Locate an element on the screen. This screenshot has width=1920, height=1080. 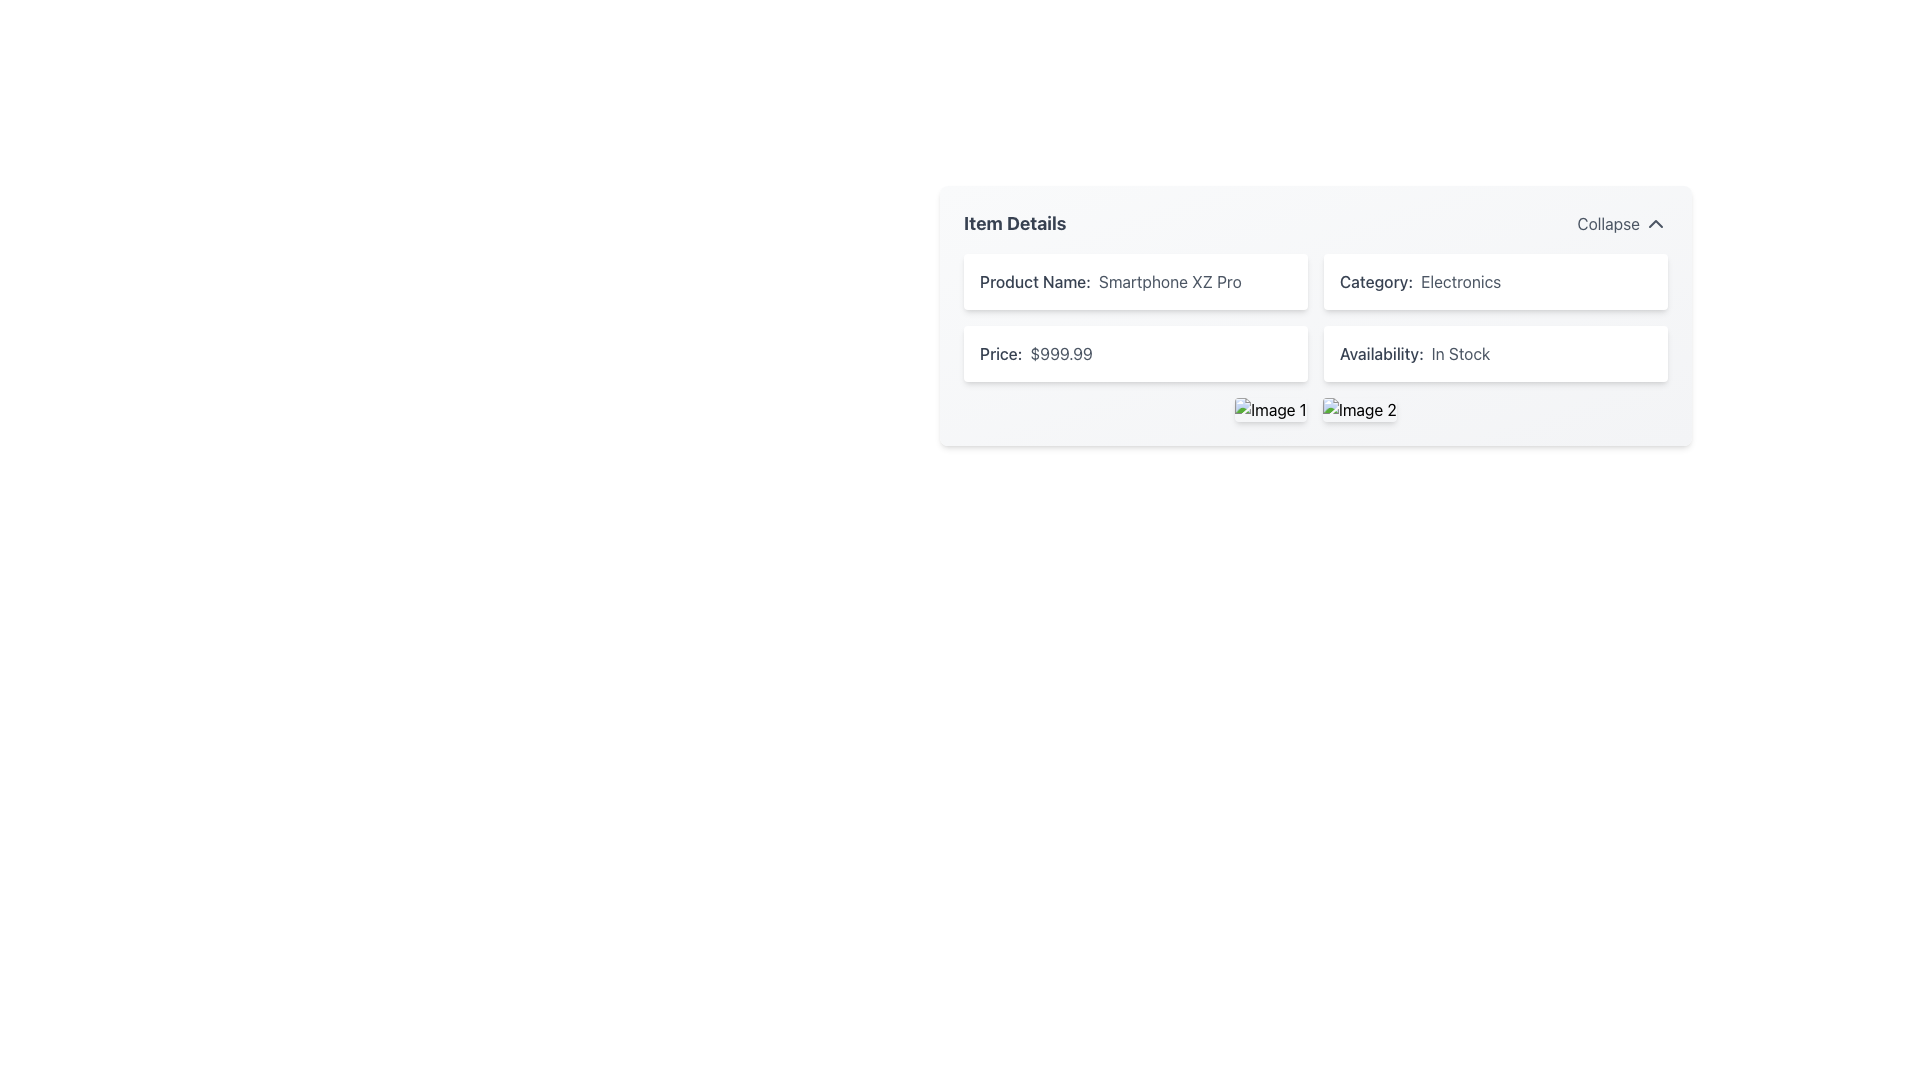
the static text displaying the price of the item, located inside the 'Item Details' card, adjacent to 'Price:' in the second row of the details section is located at coordinates (1060, 353).